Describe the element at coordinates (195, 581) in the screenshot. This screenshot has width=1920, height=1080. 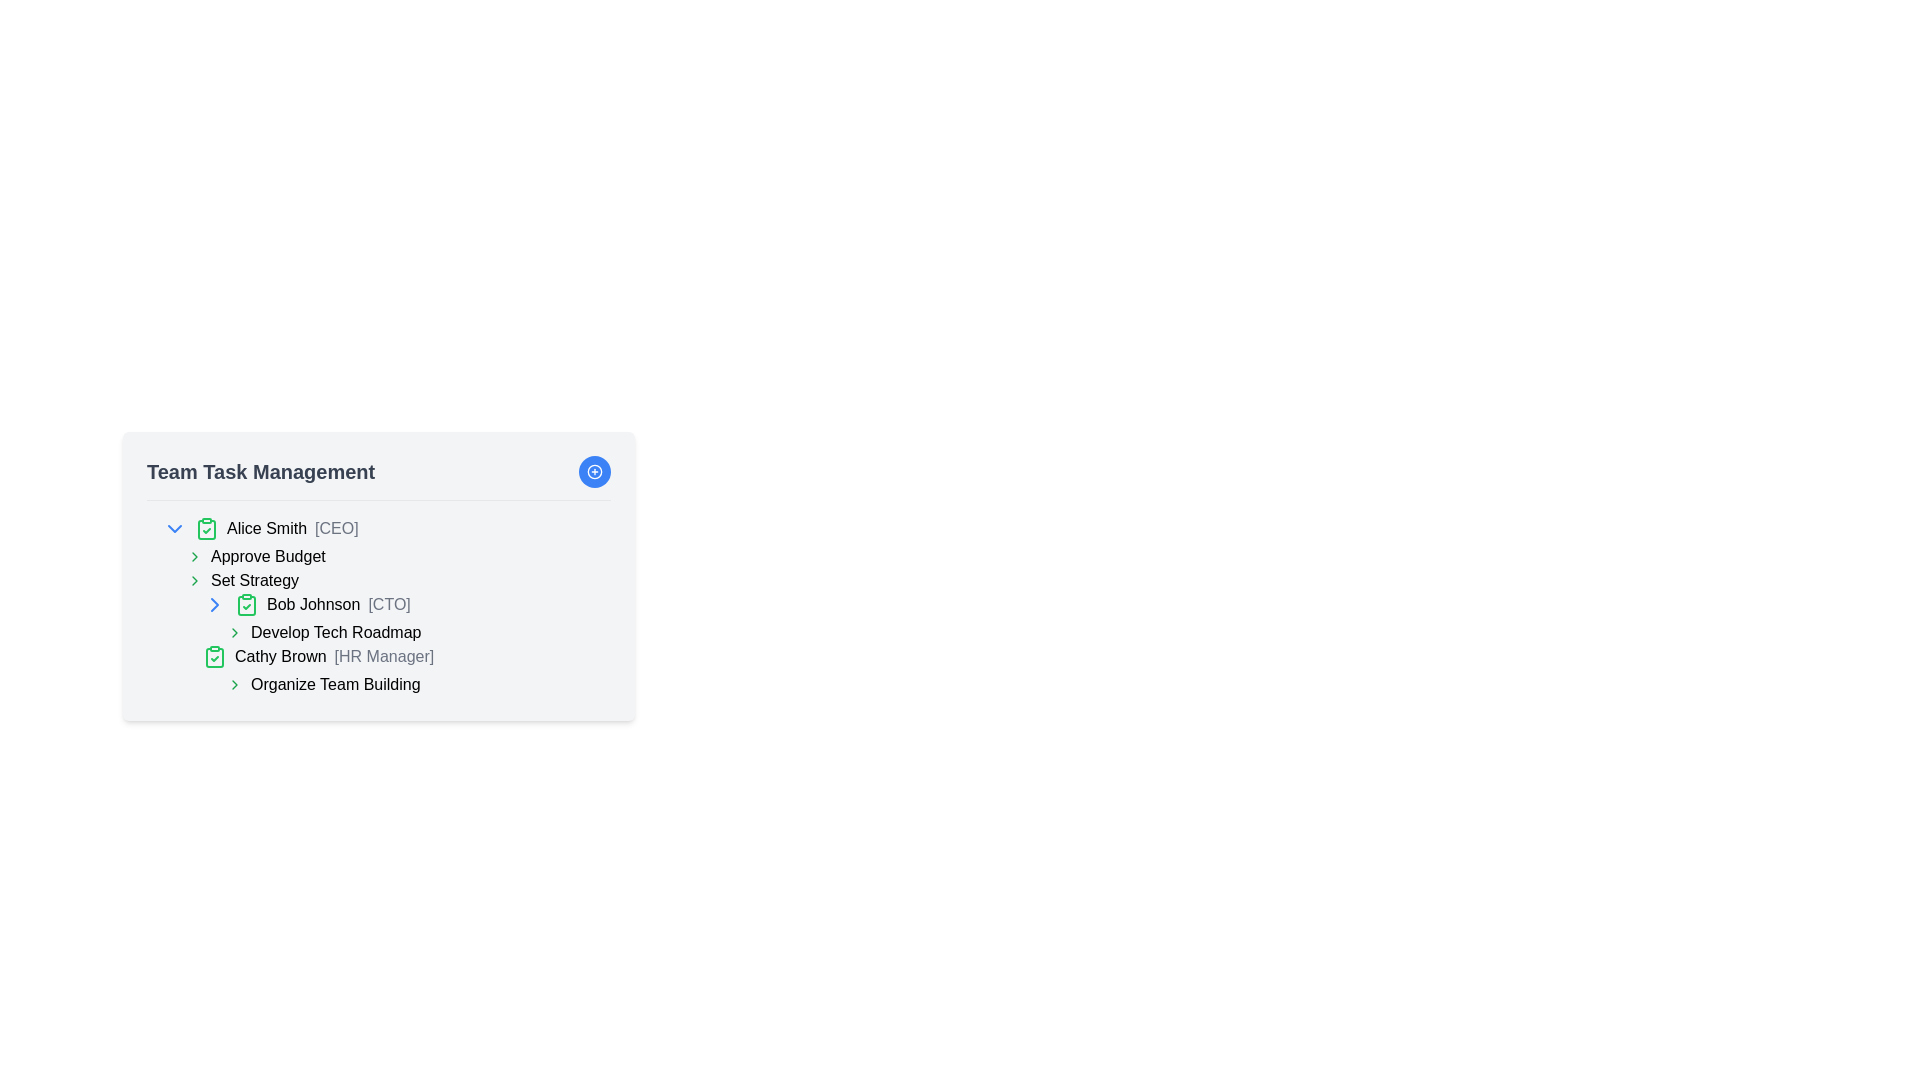
I see `the chevron-right icon located directly to the left of the 'Set Strategy' text to initiate navigation or expansion` at that location.